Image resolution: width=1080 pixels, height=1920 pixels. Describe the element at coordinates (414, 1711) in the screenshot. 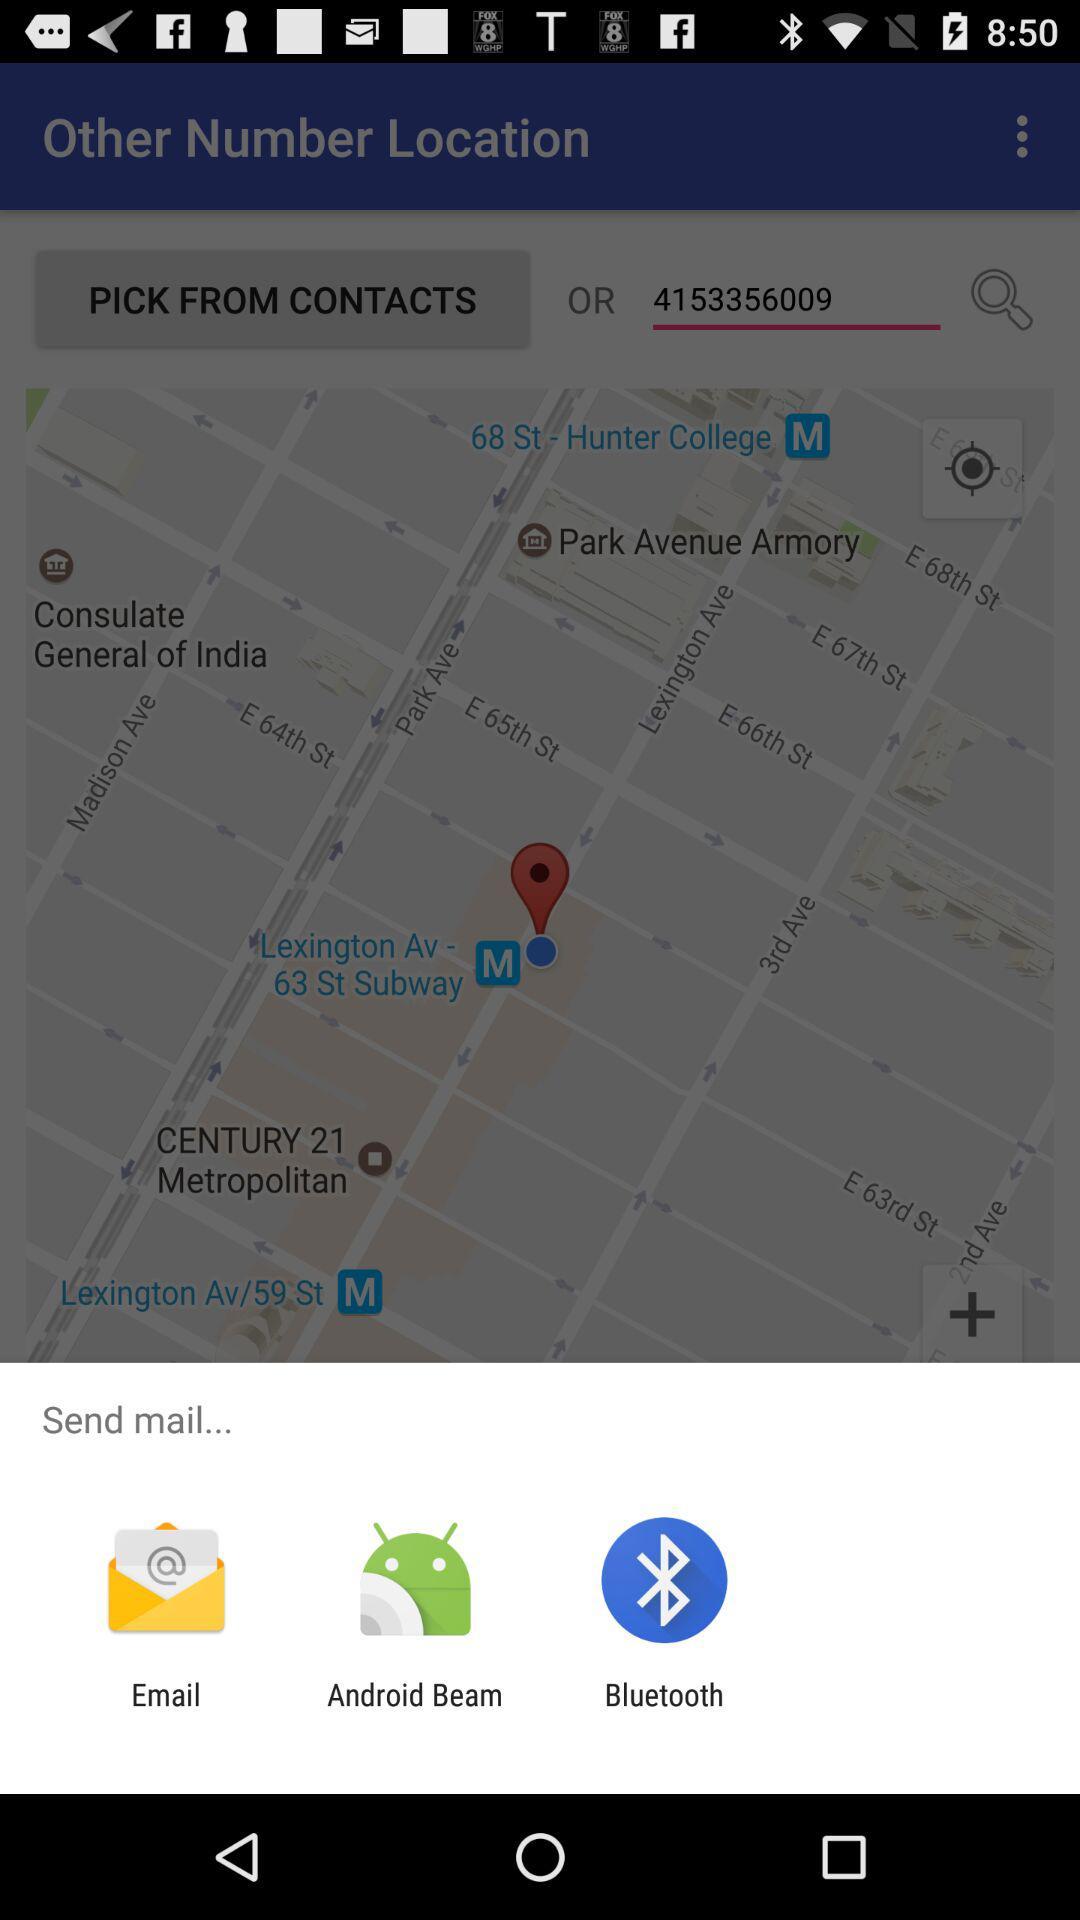

I see `the icon to the right of email app` at that location.